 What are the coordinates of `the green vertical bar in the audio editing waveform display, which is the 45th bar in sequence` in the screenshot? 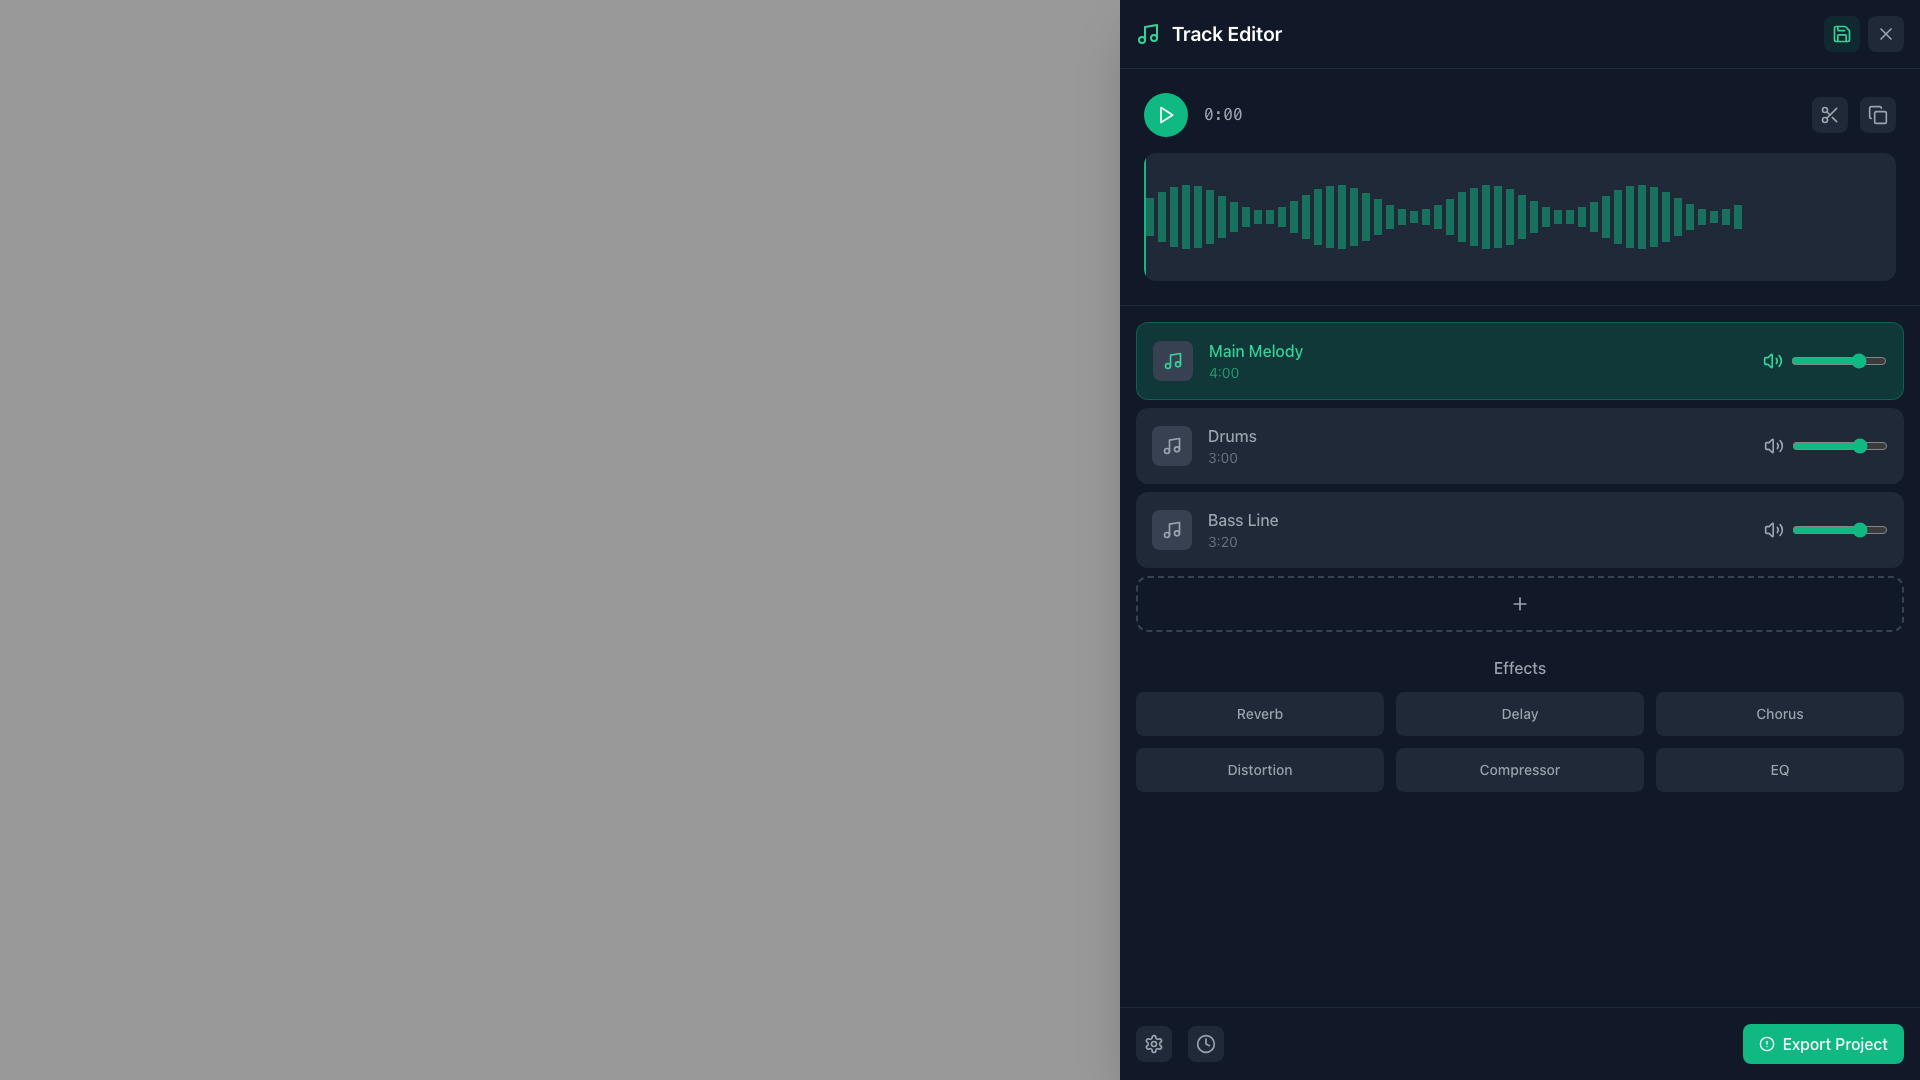 It's located at (1568, 216).